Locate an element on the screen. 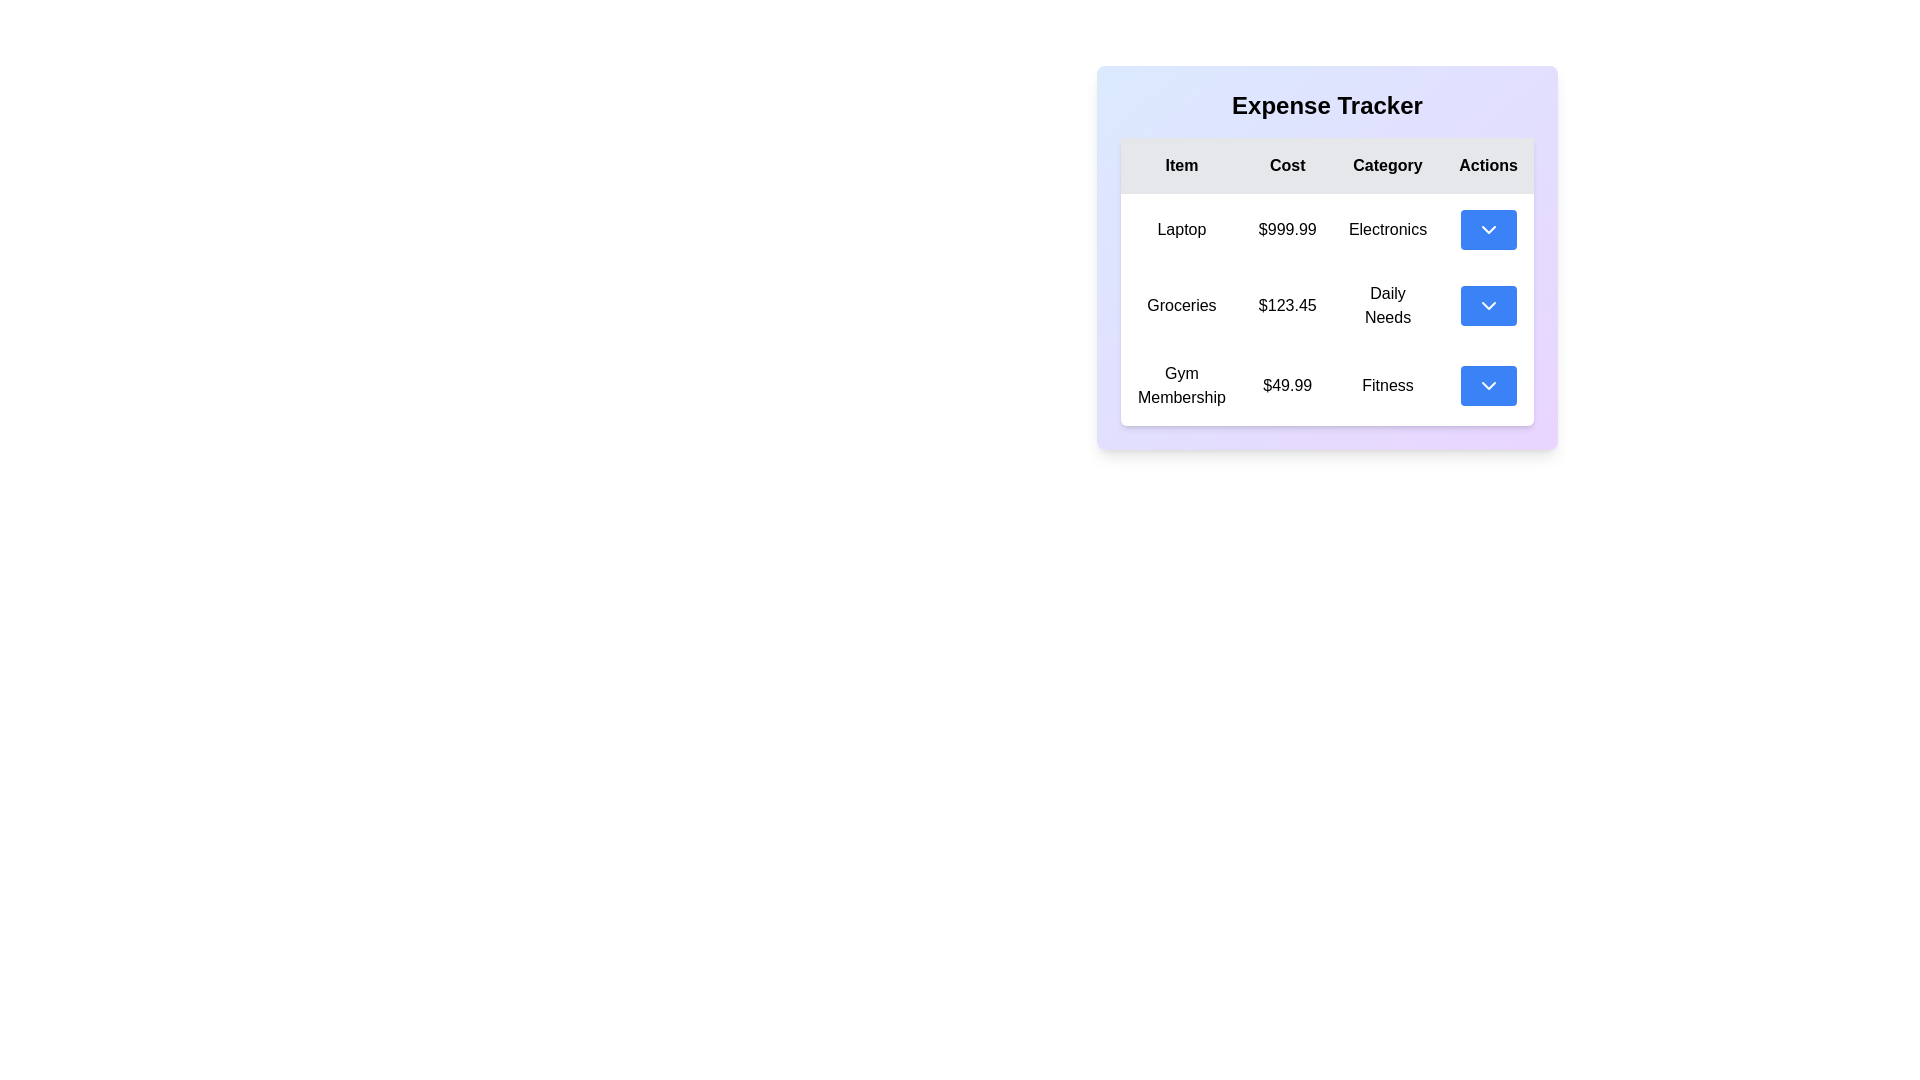  the dropdown trigger button located in the last row of the table under the 'Actions' column is located at coordinates (1488, 385).